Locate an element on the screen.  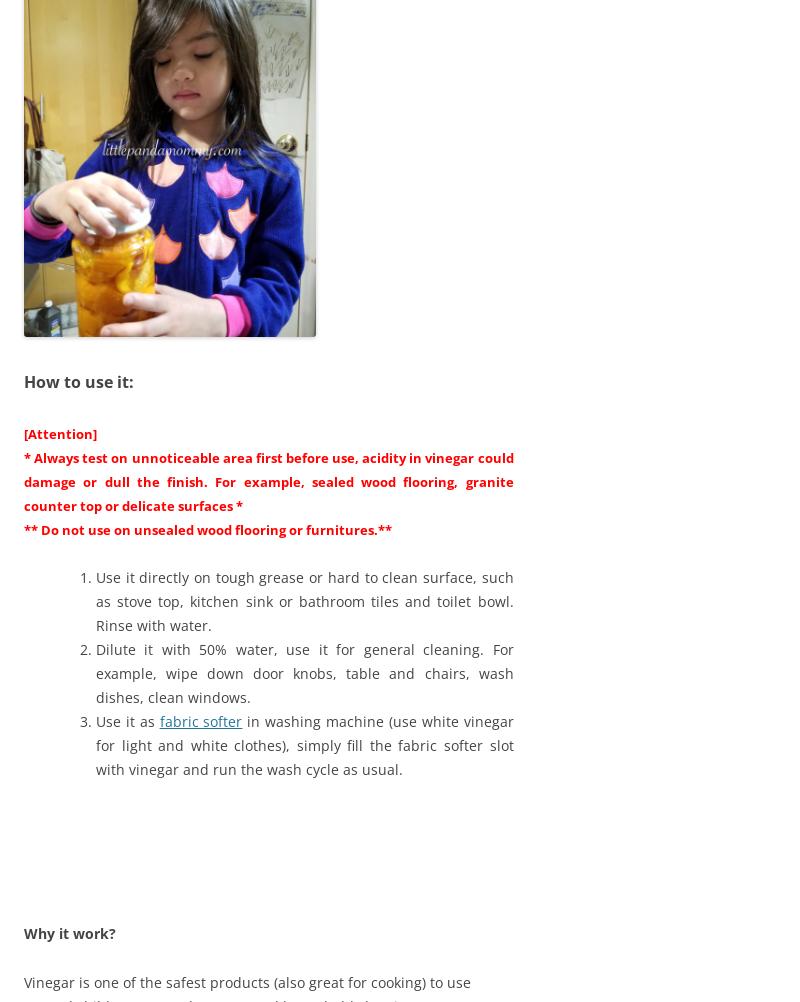
'fabric softer' is located at coordinates (200, 720).